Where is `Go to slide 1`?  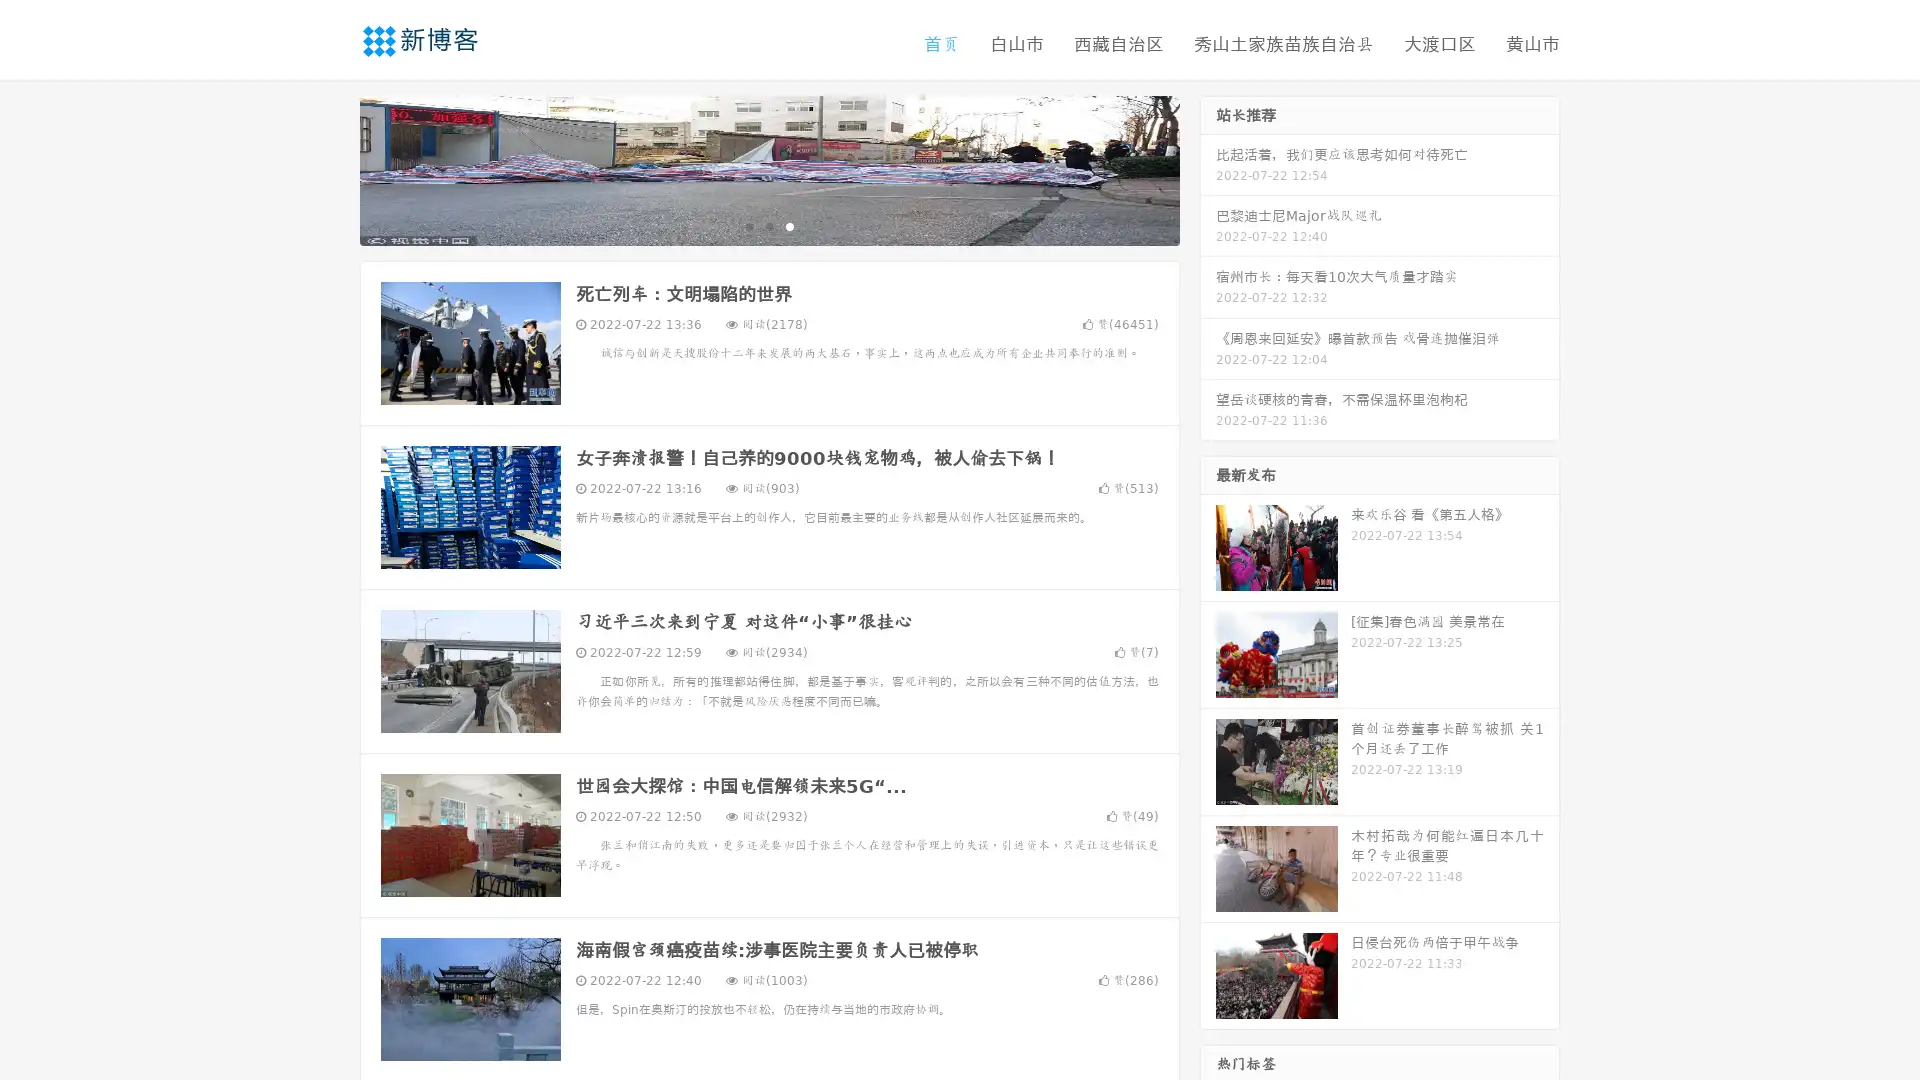 Go to slide 1 is located at coordinates (748, 225).